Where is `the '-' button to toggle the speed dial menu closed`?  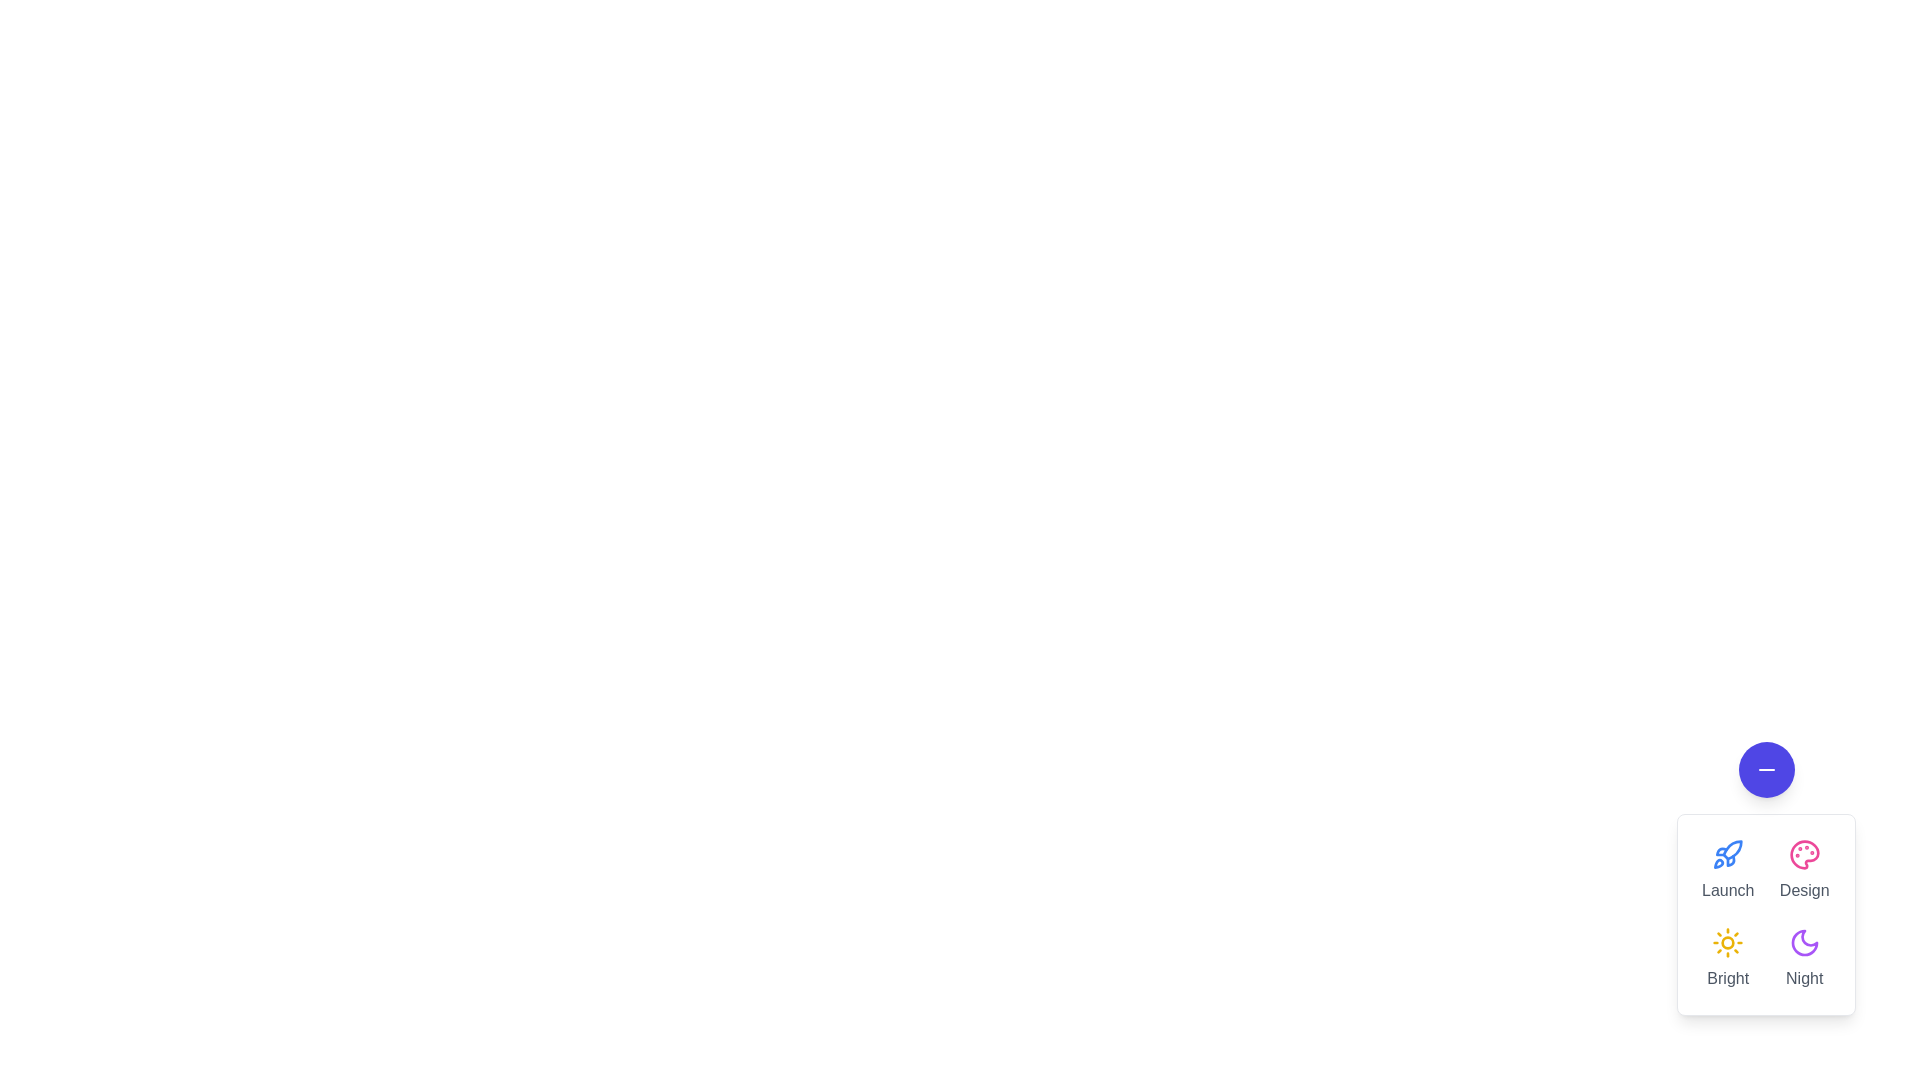 the '-' button to toggle the speed dial menu closed is located at coordinates (1766, 769).